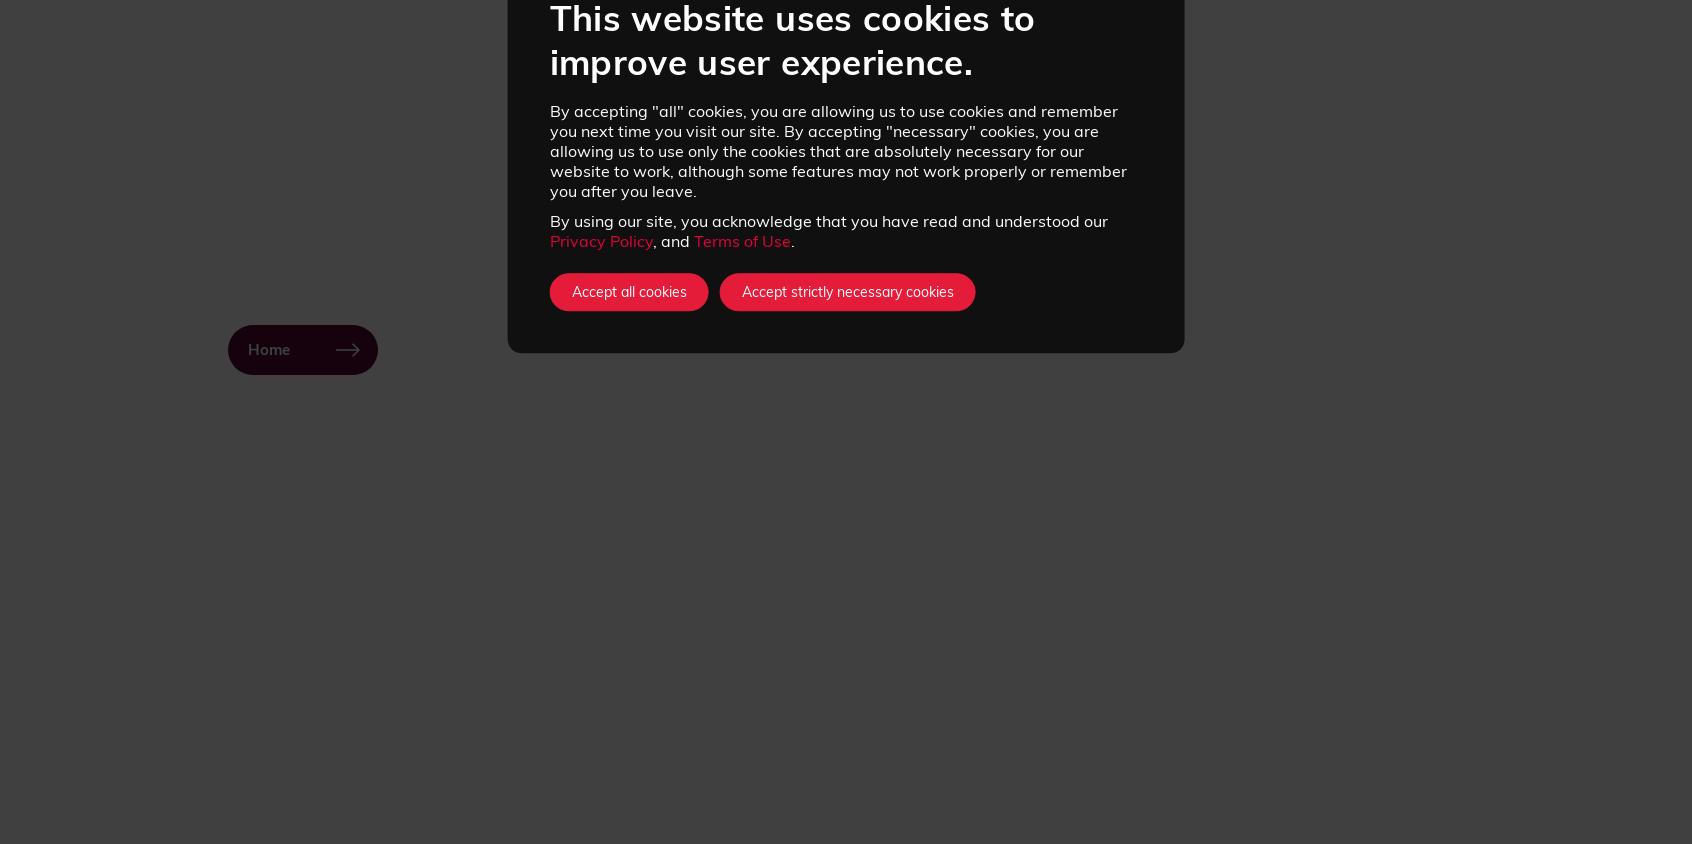 The image size is (1692, 844). I want to click on 'For golfers', so click(358, 743).